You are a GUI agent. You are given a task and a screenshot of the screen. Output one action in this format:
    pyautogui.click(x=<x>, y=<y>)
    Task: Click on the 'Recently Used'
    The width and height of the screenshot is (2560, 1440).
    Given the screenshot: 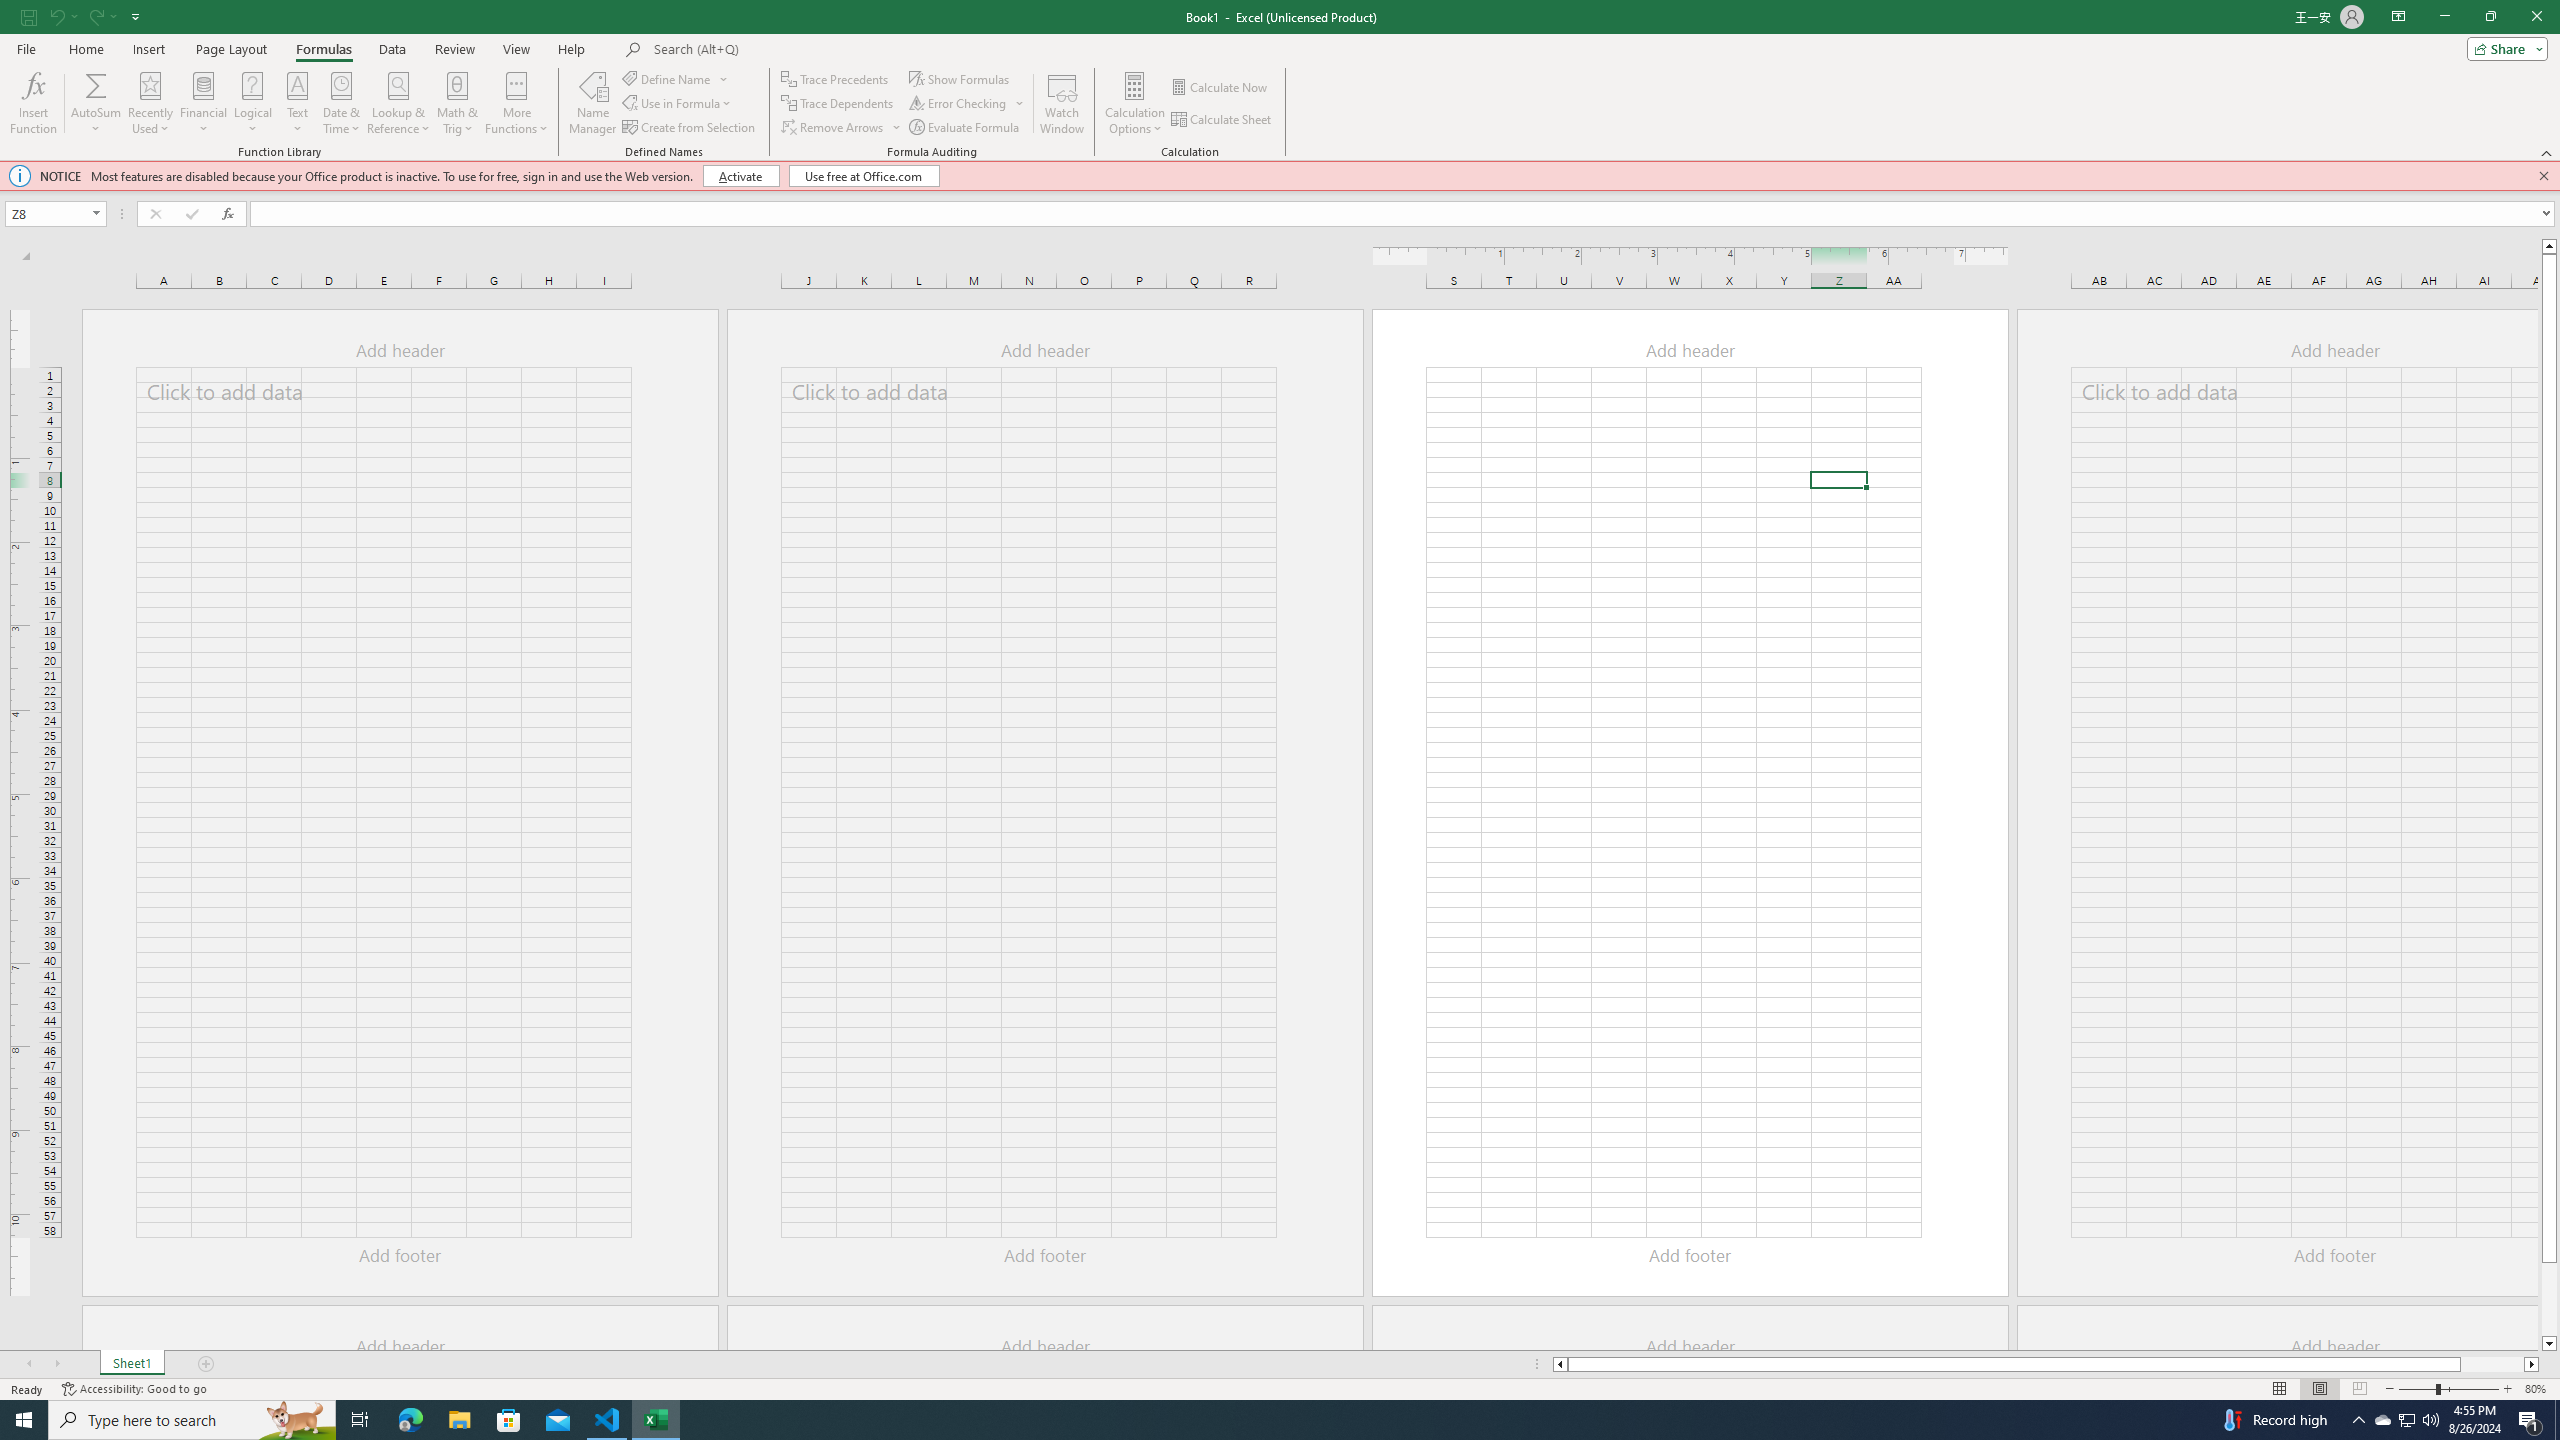 What is the action you would take?
    pyautogui.click(x=150, y=103)
    